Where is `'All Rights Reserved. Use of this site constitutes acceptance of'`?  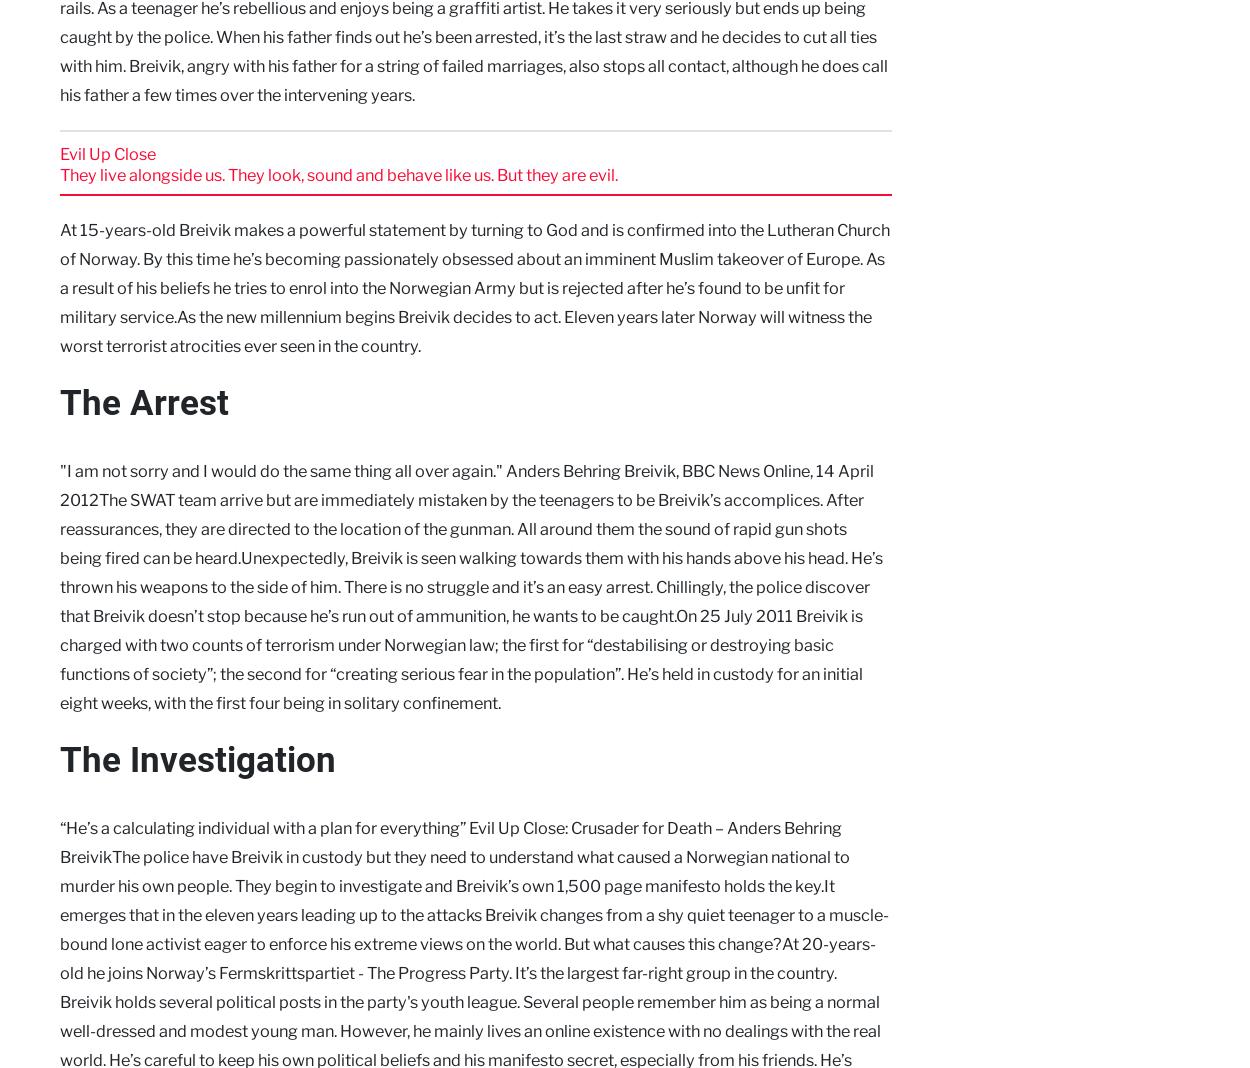 'All Rights Reserved. Use of this site constitutes acceptance of' is located at coordinates (607, 938).